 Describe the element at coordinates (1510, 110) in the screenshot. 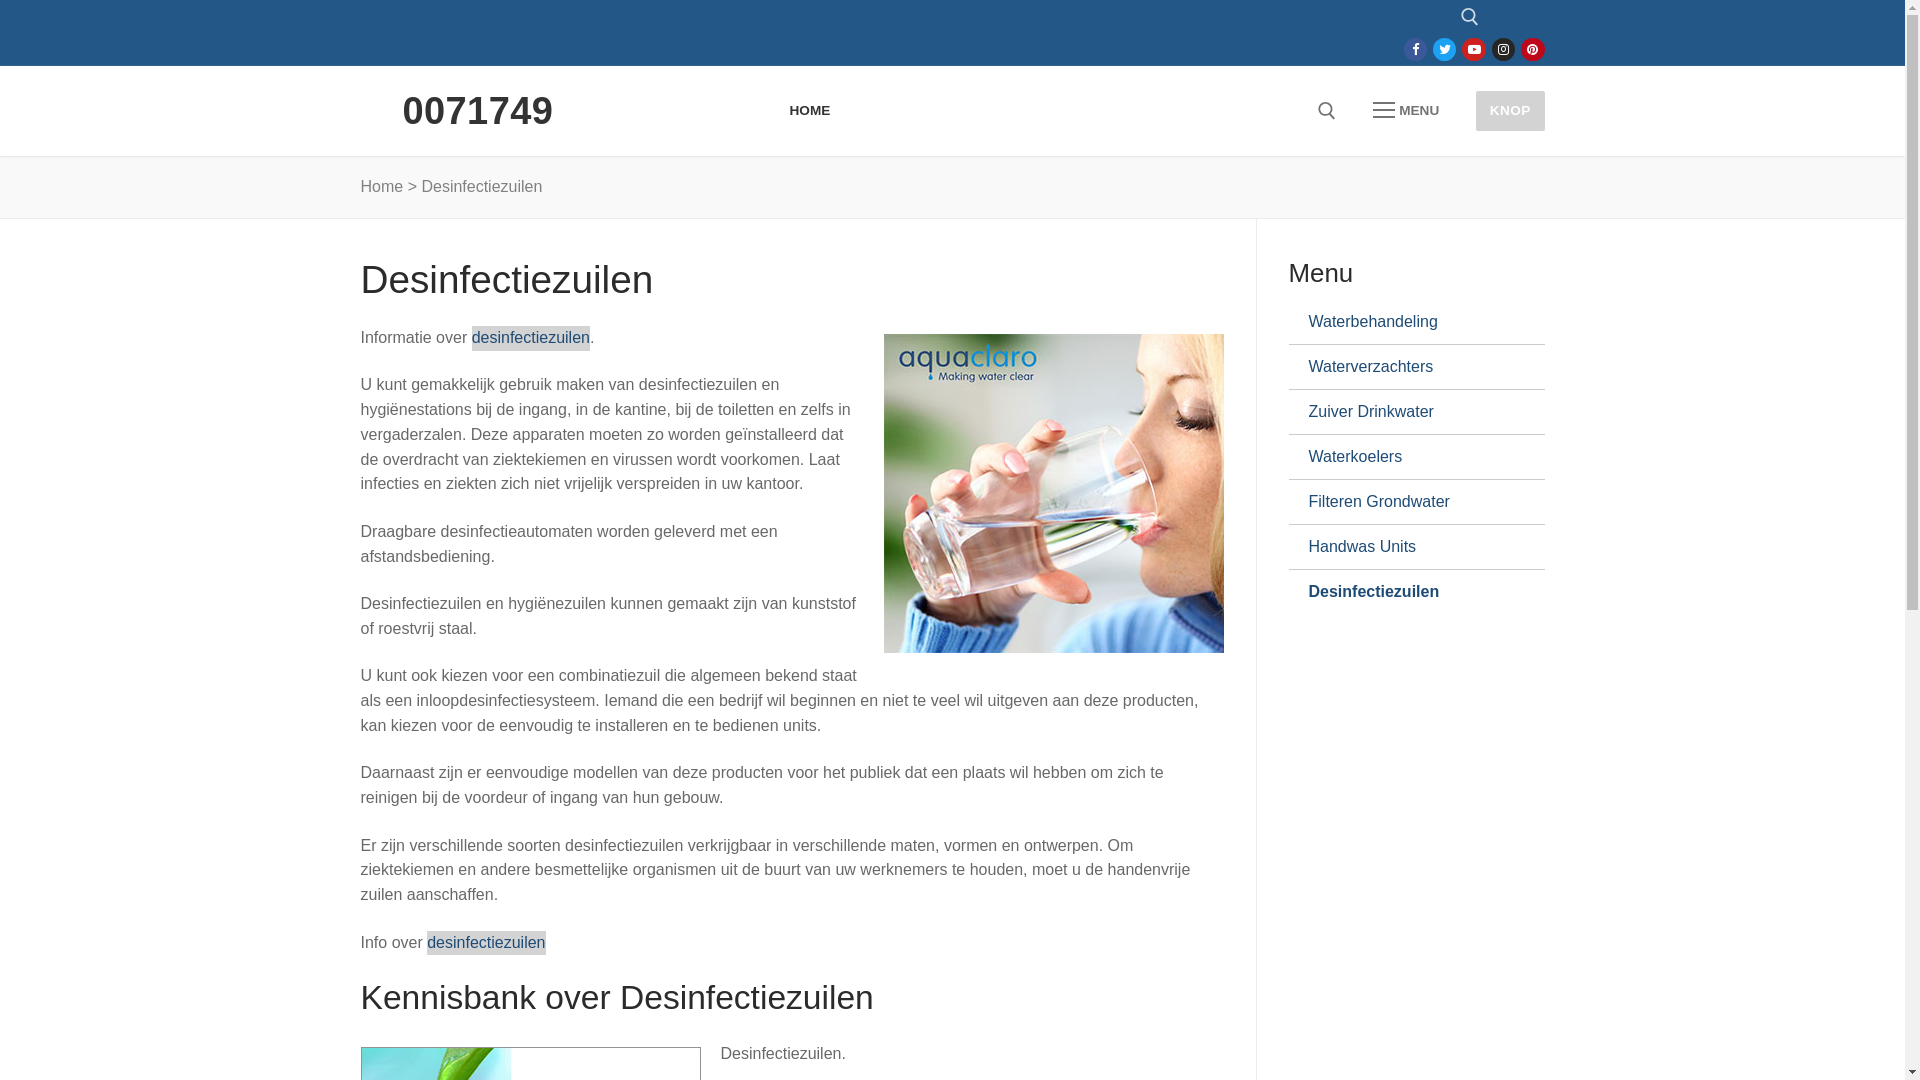

I see `'KNOP'` at that location.